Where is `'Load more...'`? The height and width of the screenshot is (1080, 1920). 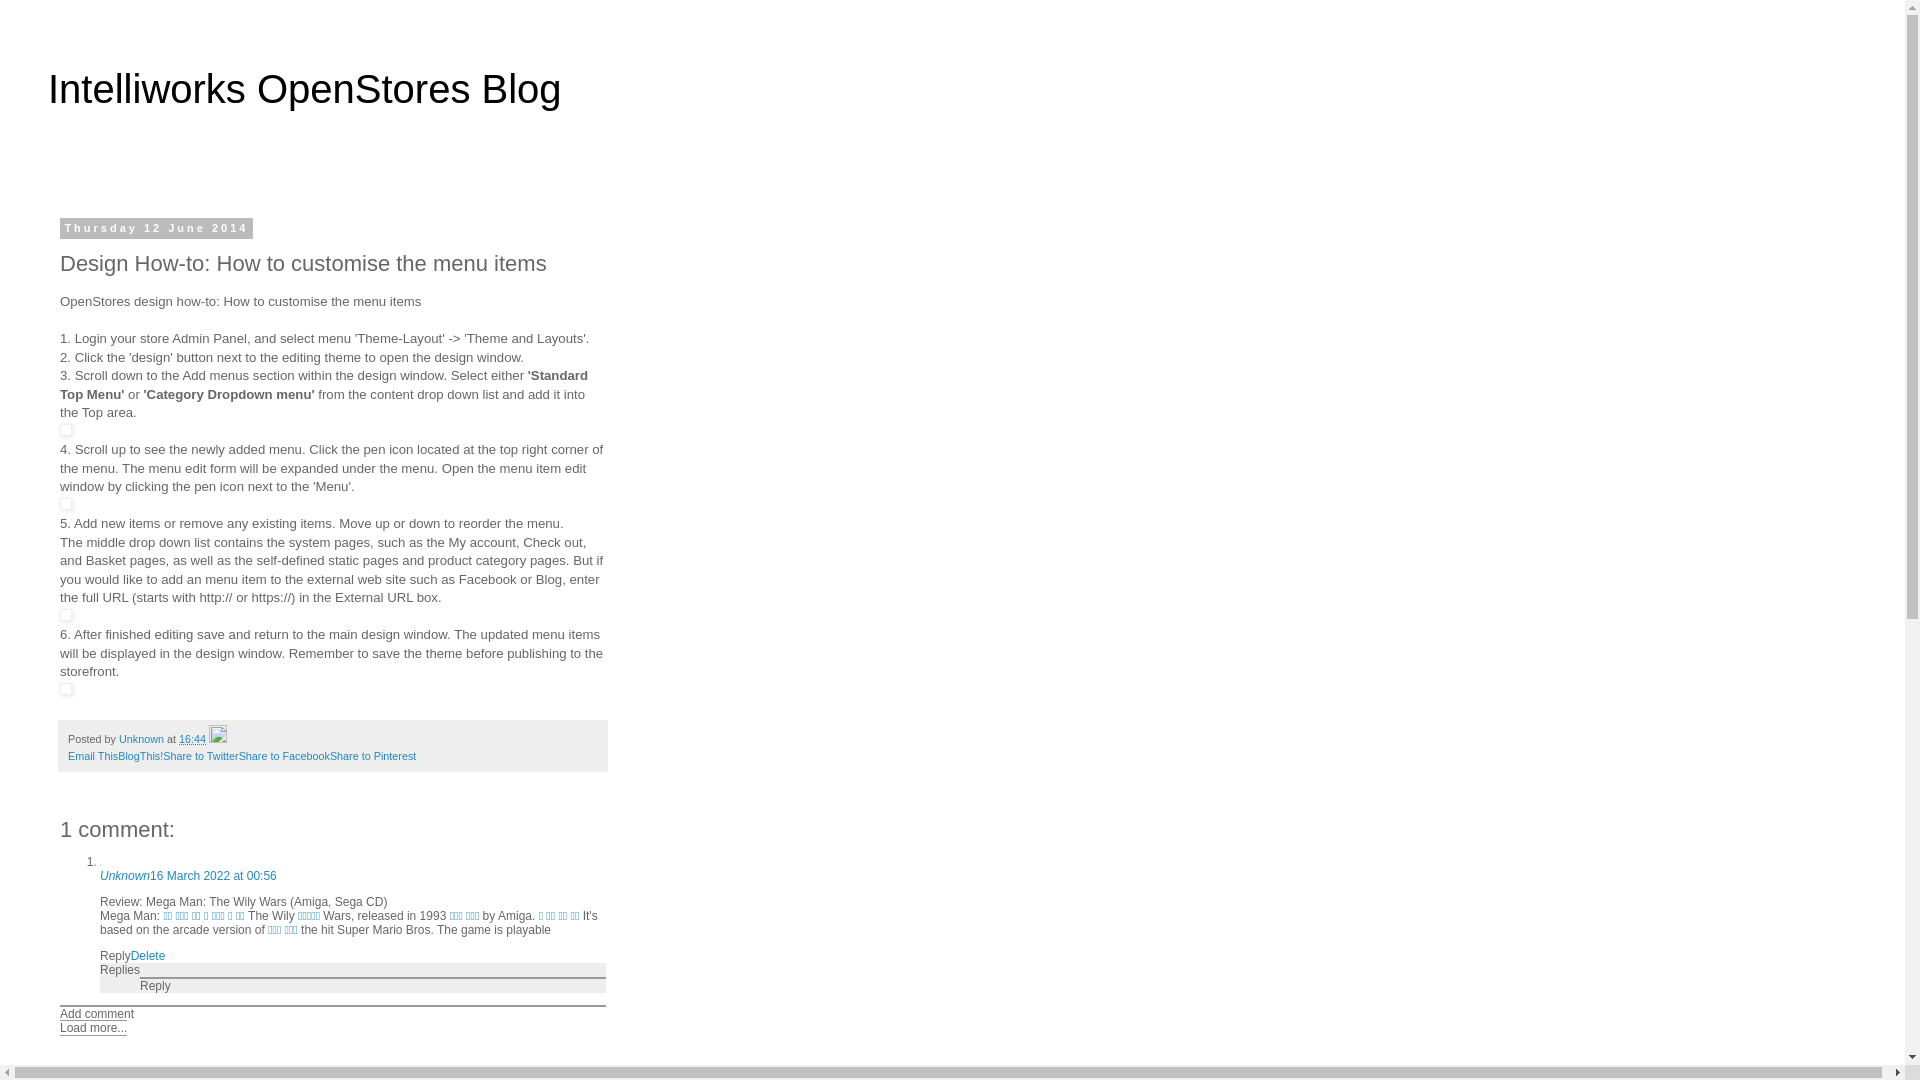 'Load more...' is located at coordinates (92, 1028).